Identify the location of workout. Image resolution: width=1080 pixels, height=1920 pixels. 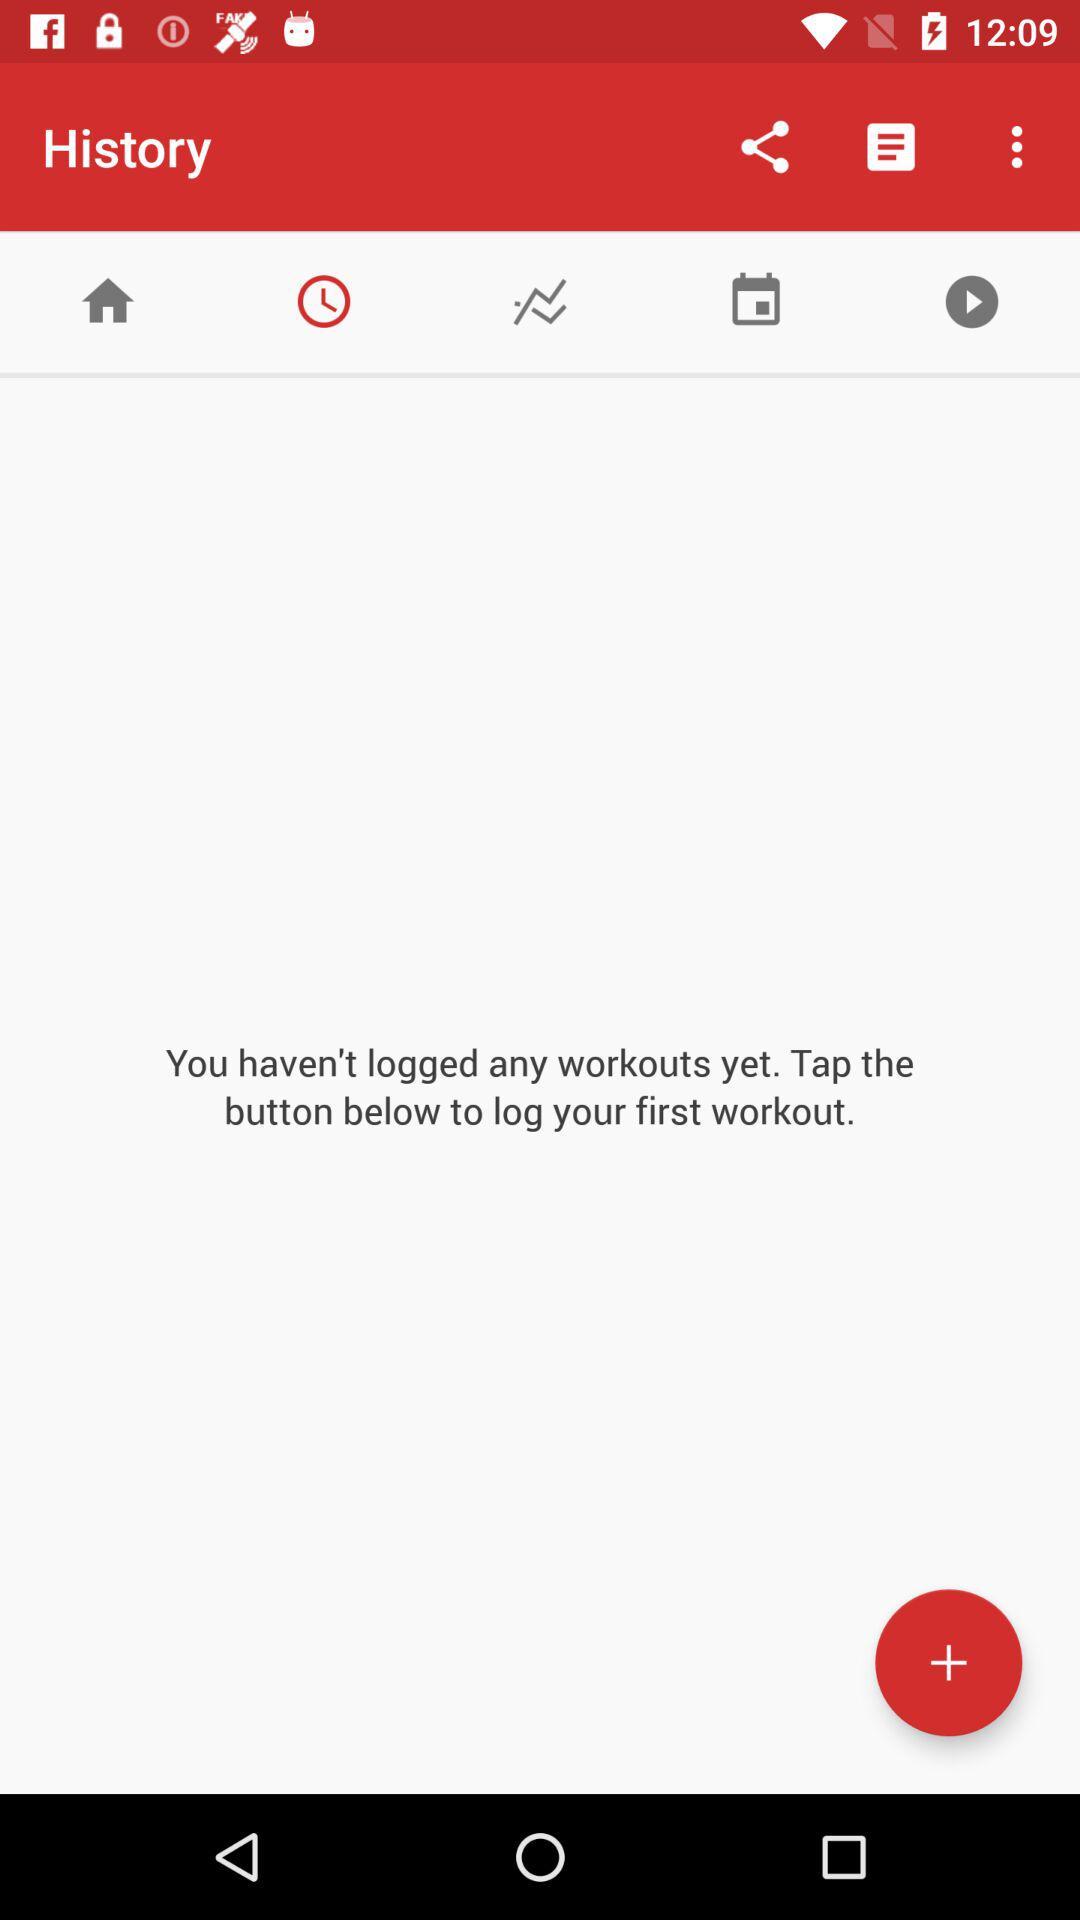
(947, 1662).